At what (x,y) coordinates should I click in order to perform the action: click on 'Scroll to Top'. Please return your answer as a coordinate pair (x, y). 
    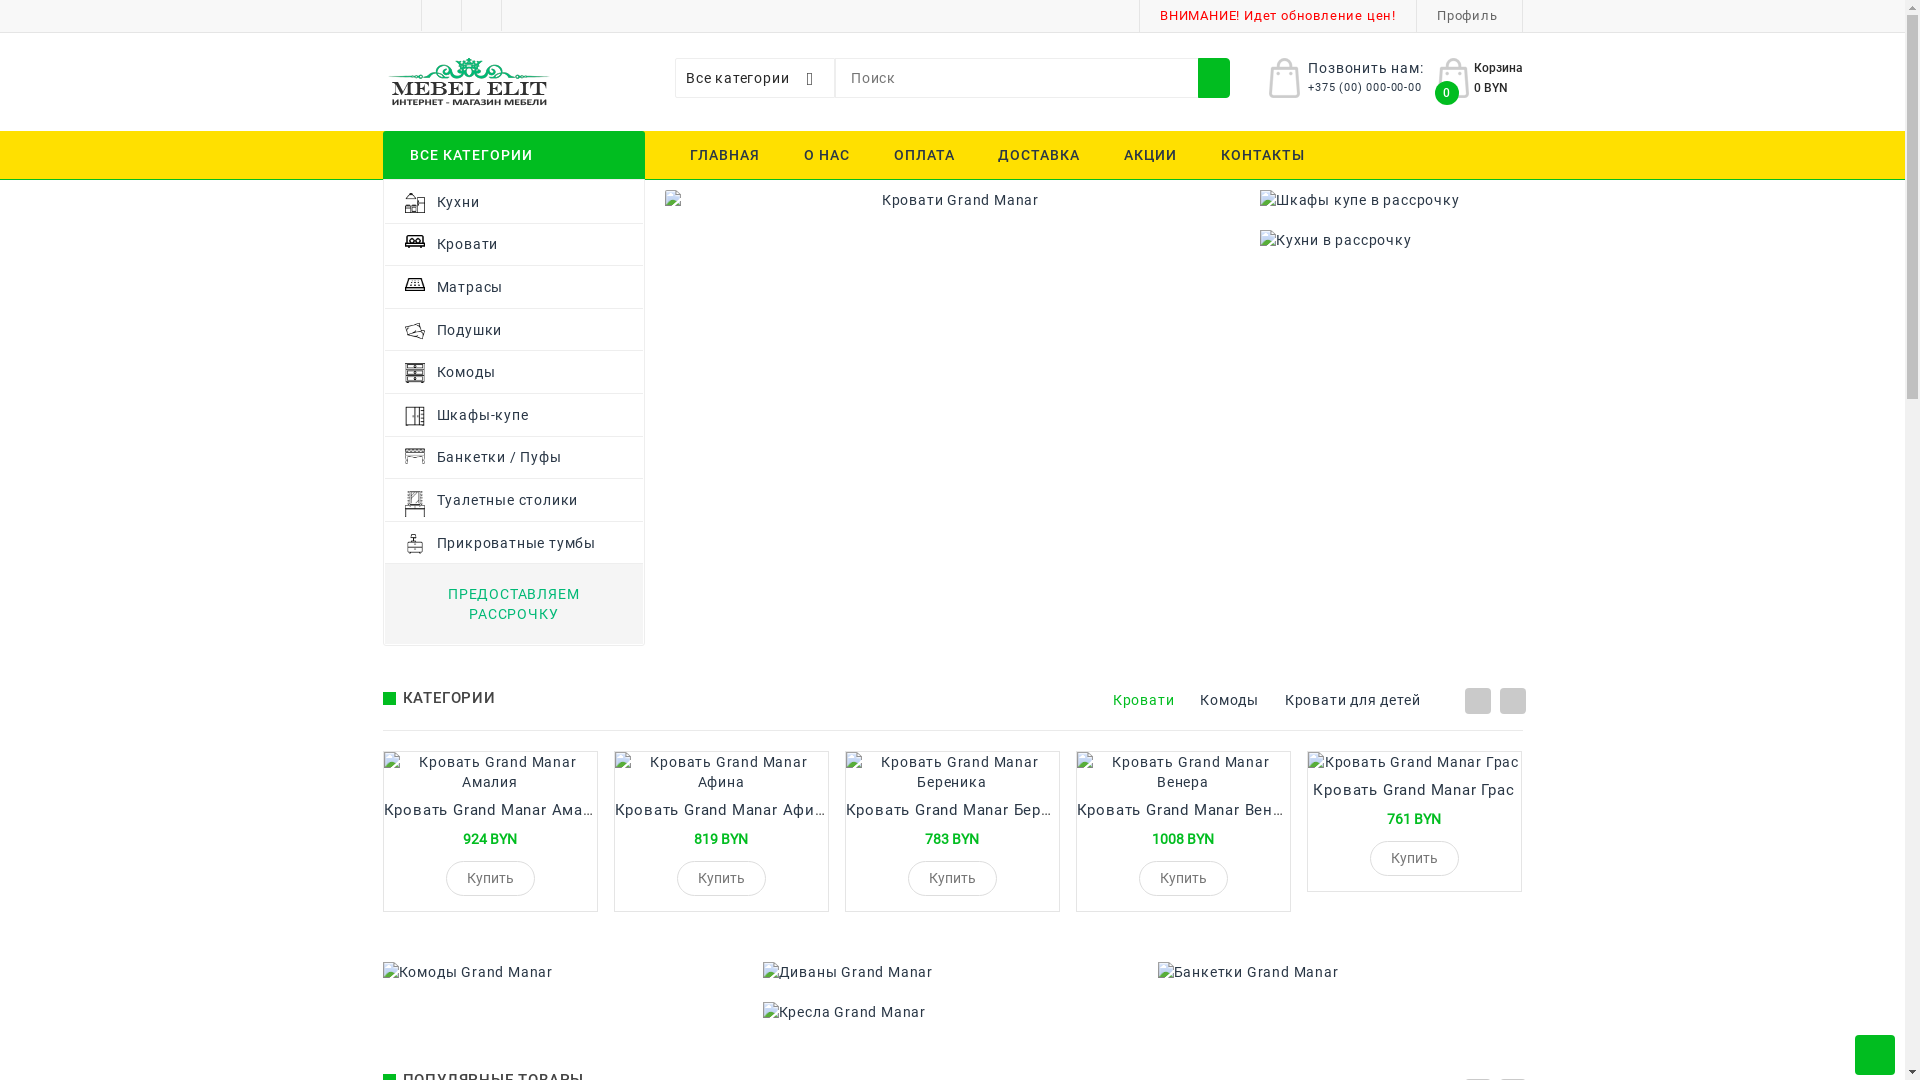
    Looking at the image, I should click on (1874, 1054).